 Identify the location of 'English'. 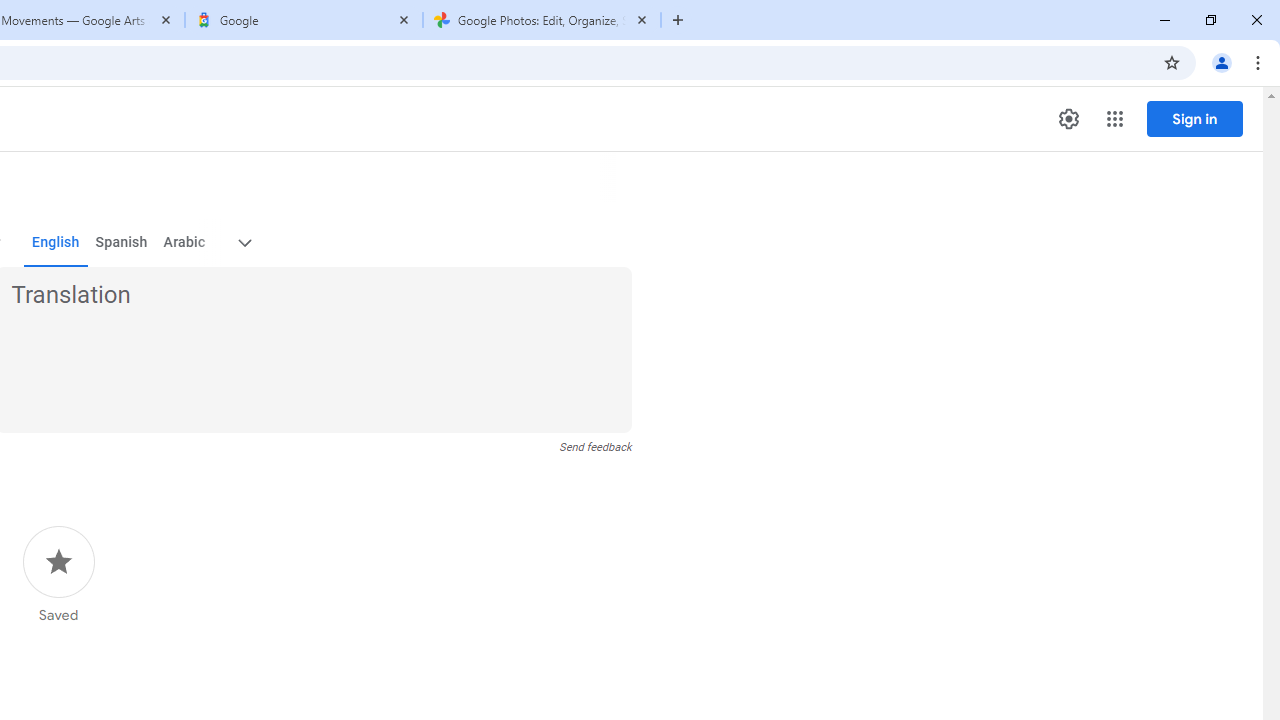
(55, 242).